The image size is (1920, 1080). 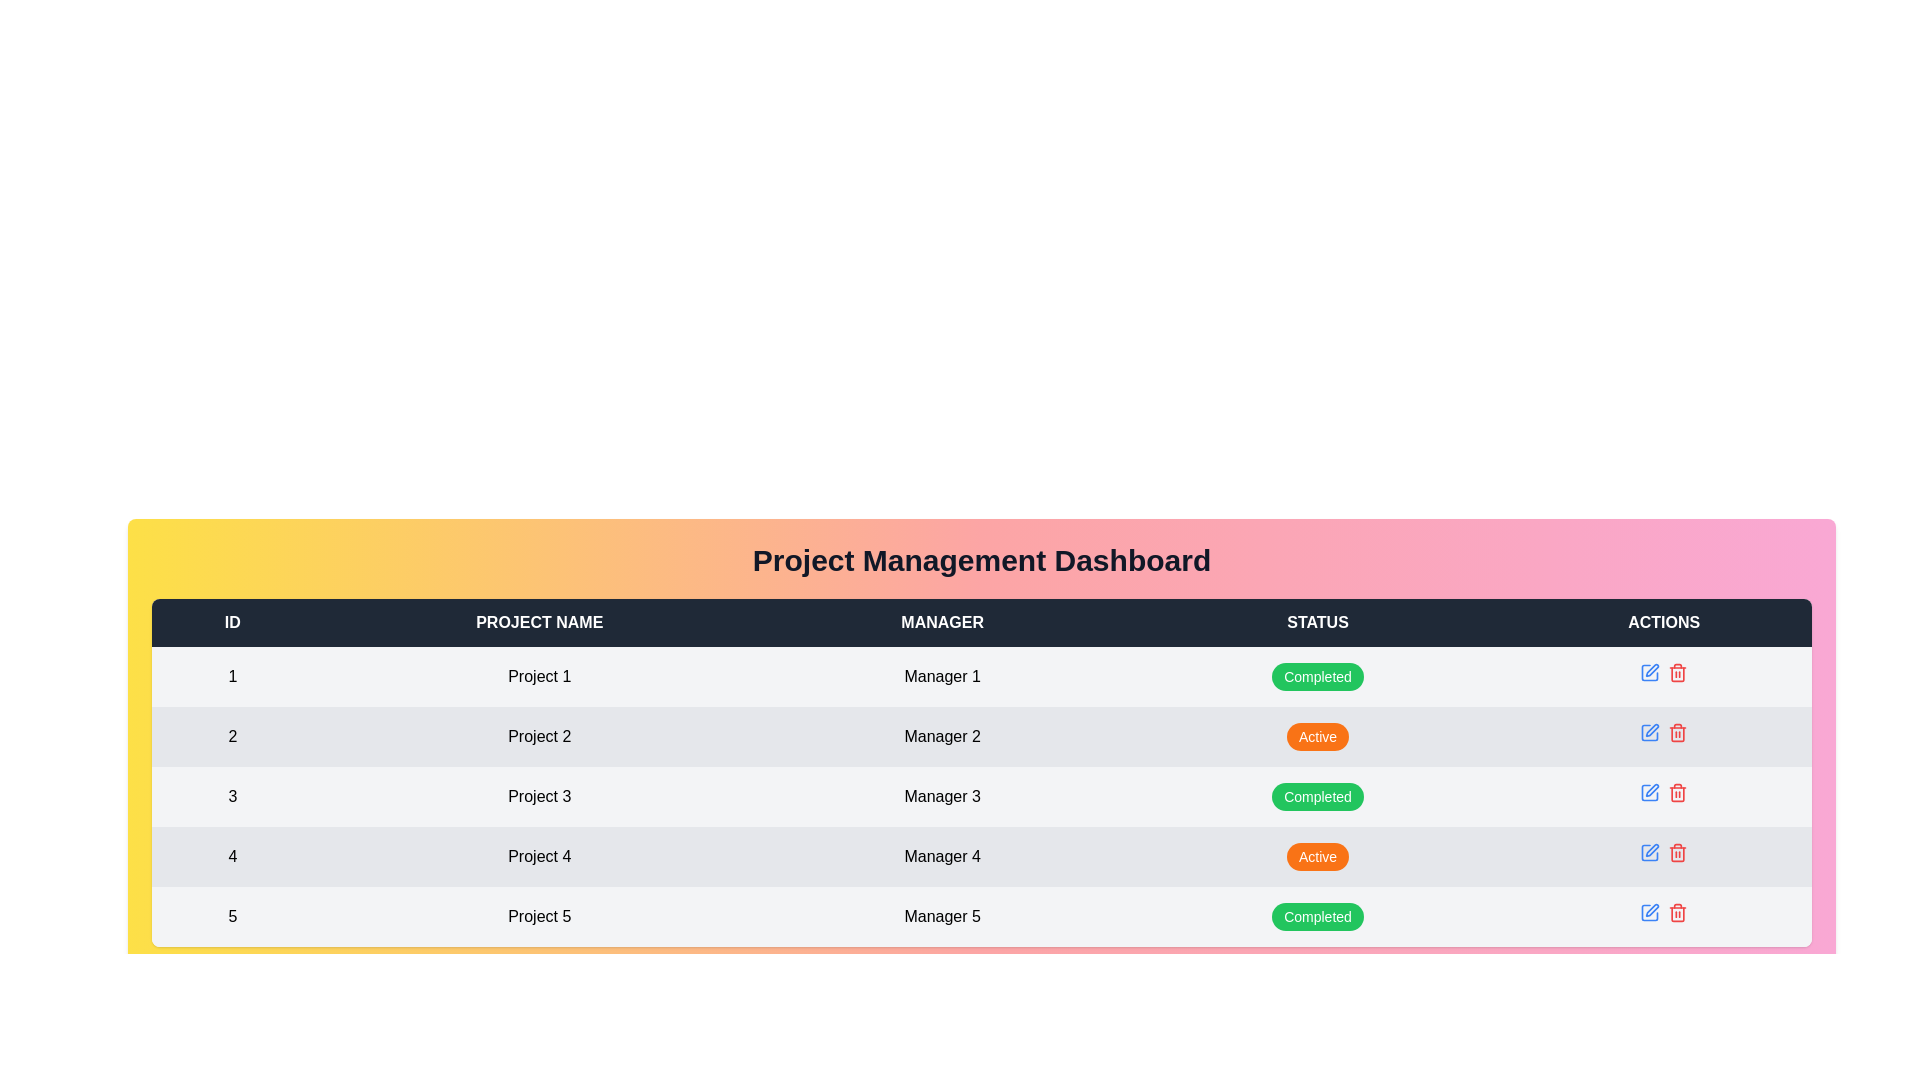 What do you see at coordinates (1652, 850) in the screenshot?
I see `the edit icon located in the last row of the table under the 'Actions' column, aligned to the right` at bounding box center [1652, 850].